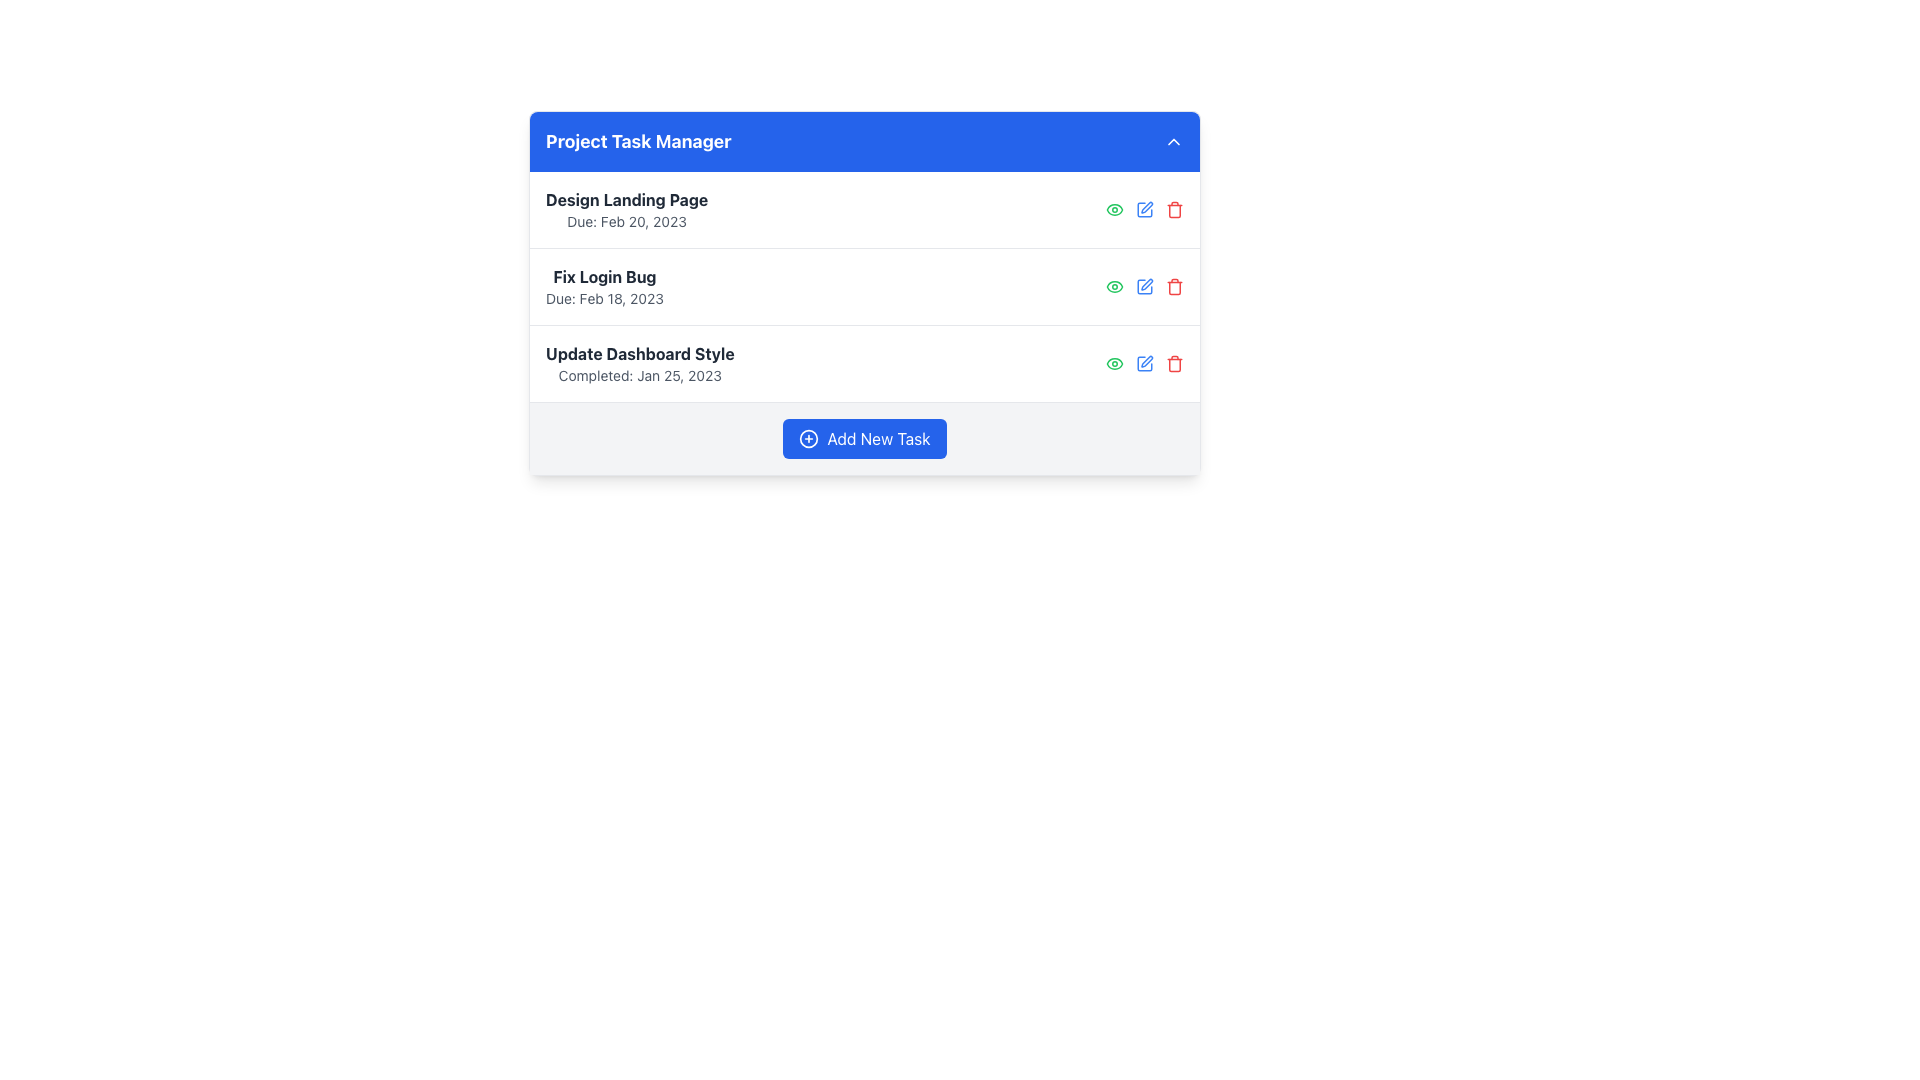  I want to click on the blue pencil icon button for the 'Design Landing Page' task, so click(1145, 209).